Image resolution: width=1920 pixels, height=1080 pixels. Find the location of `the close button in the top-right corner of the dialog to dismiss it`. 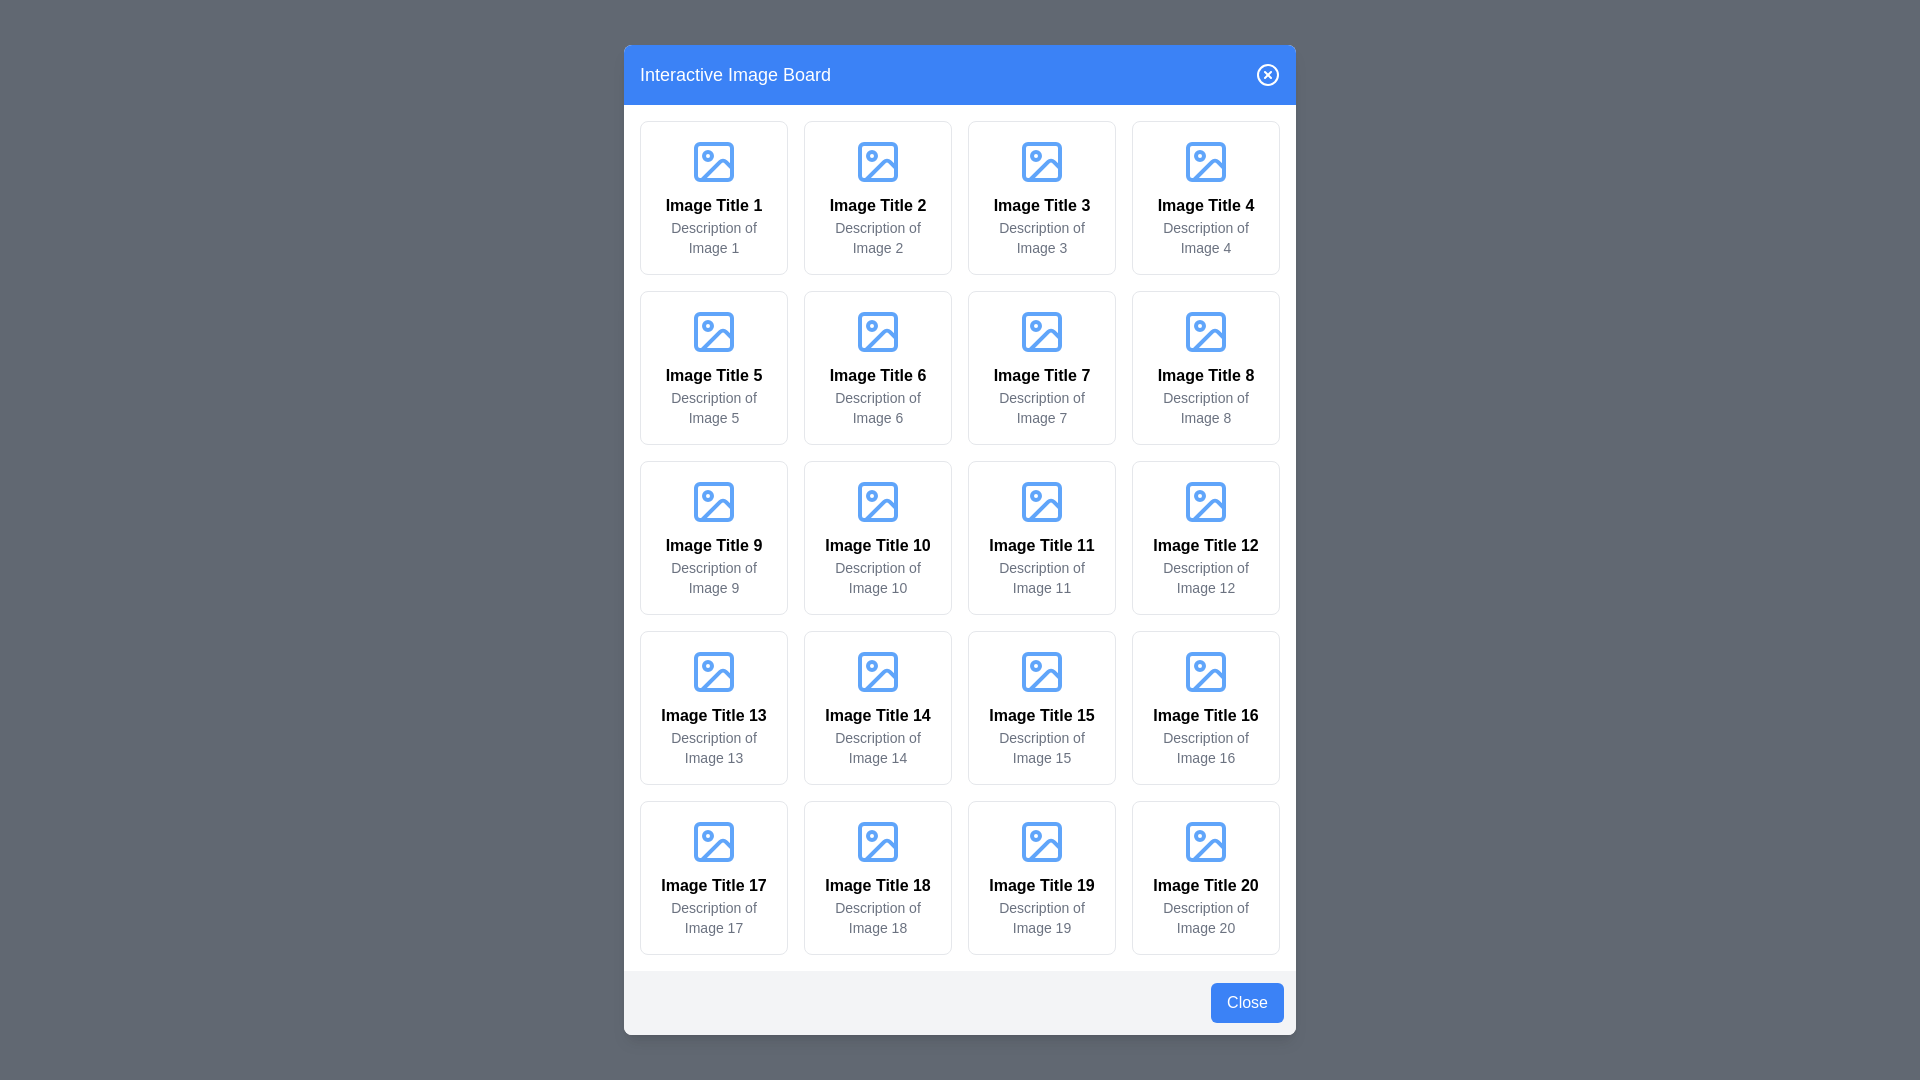

the close button in the top-right corner of the dialog to dismiss it is located at coordinates (1266, 73).